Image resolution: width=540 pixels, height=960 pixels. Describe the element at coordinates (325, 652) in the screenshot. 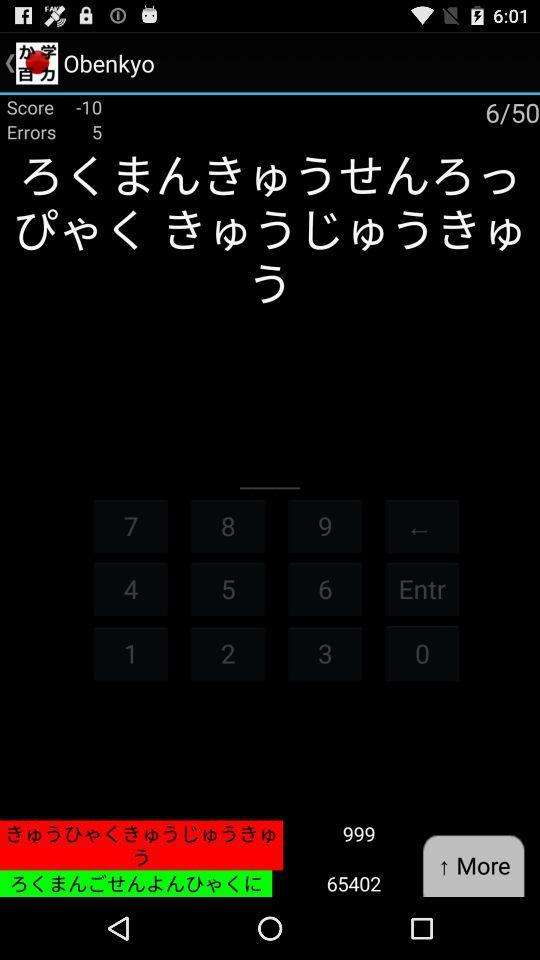

I see `the 3 button` at that location.